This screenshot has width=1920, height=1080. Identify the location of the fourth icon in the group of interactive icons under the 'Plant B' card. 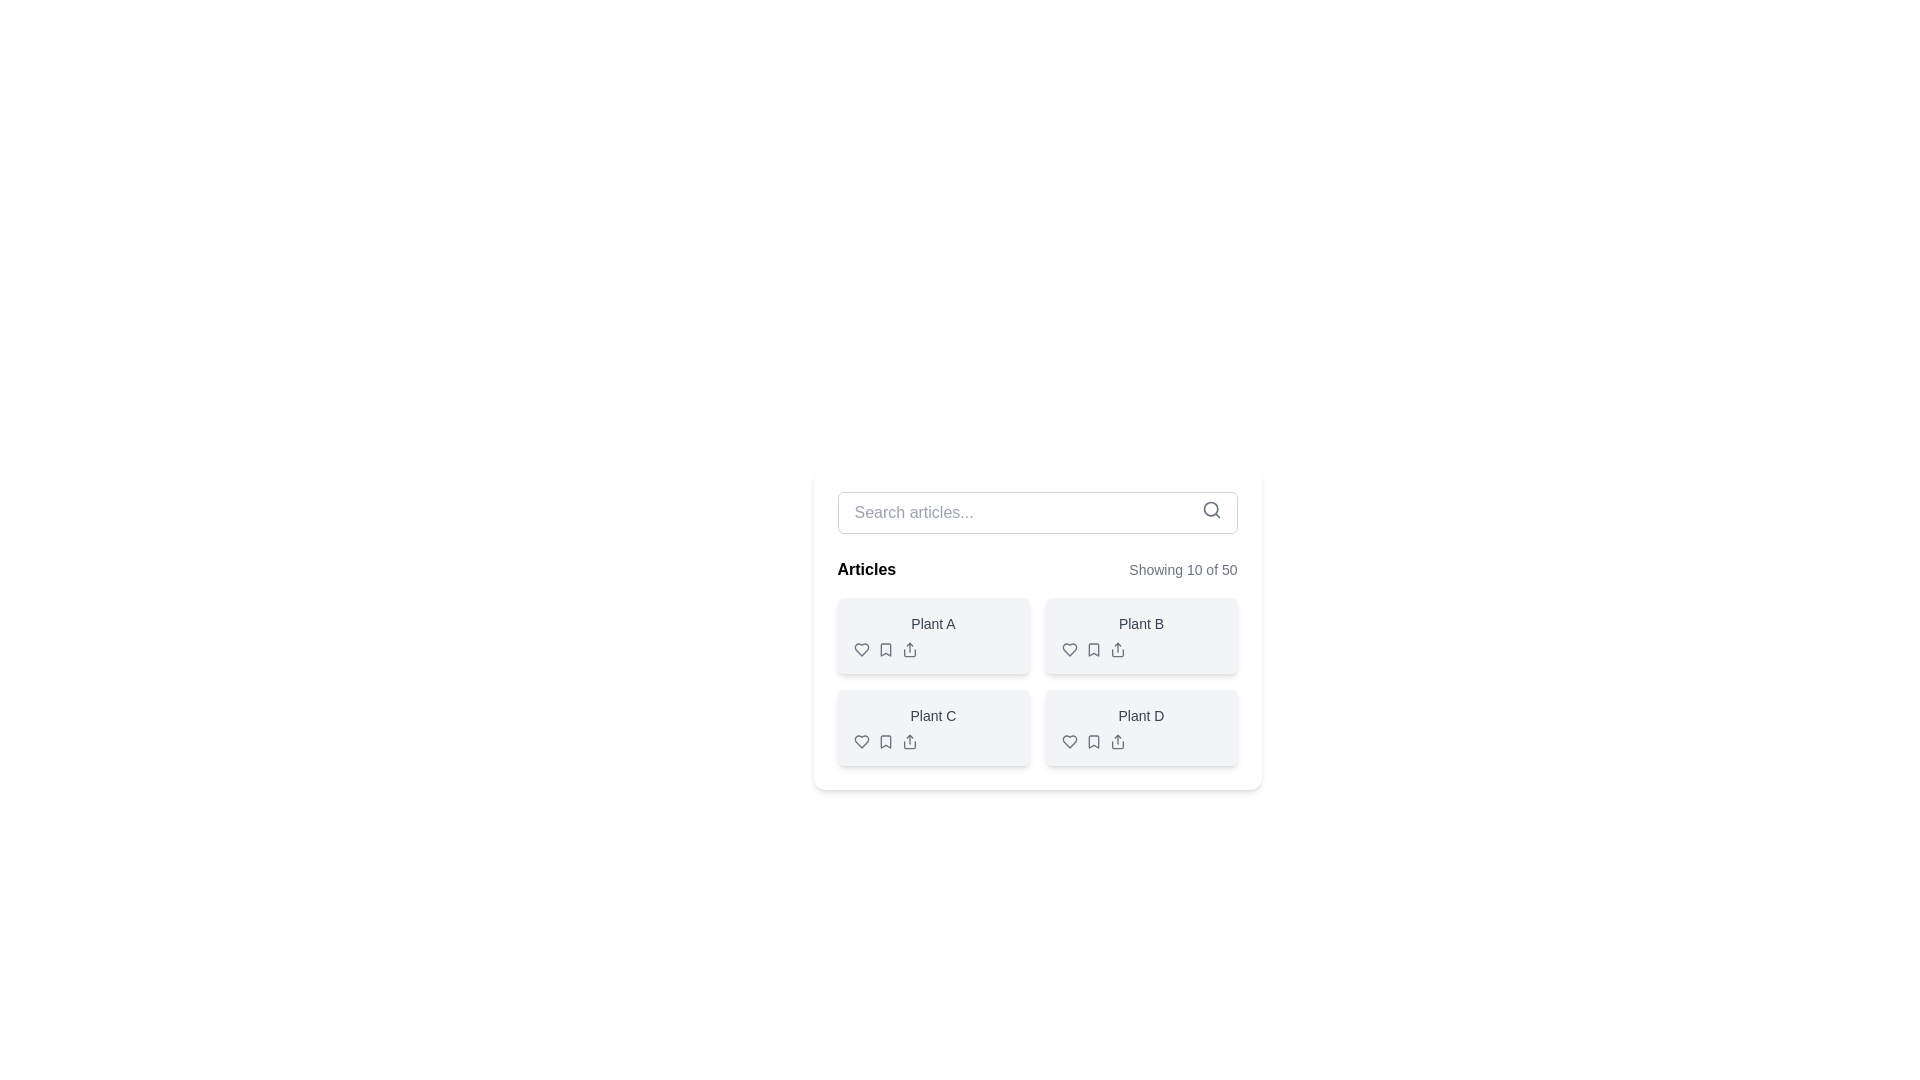
(1116, 650).